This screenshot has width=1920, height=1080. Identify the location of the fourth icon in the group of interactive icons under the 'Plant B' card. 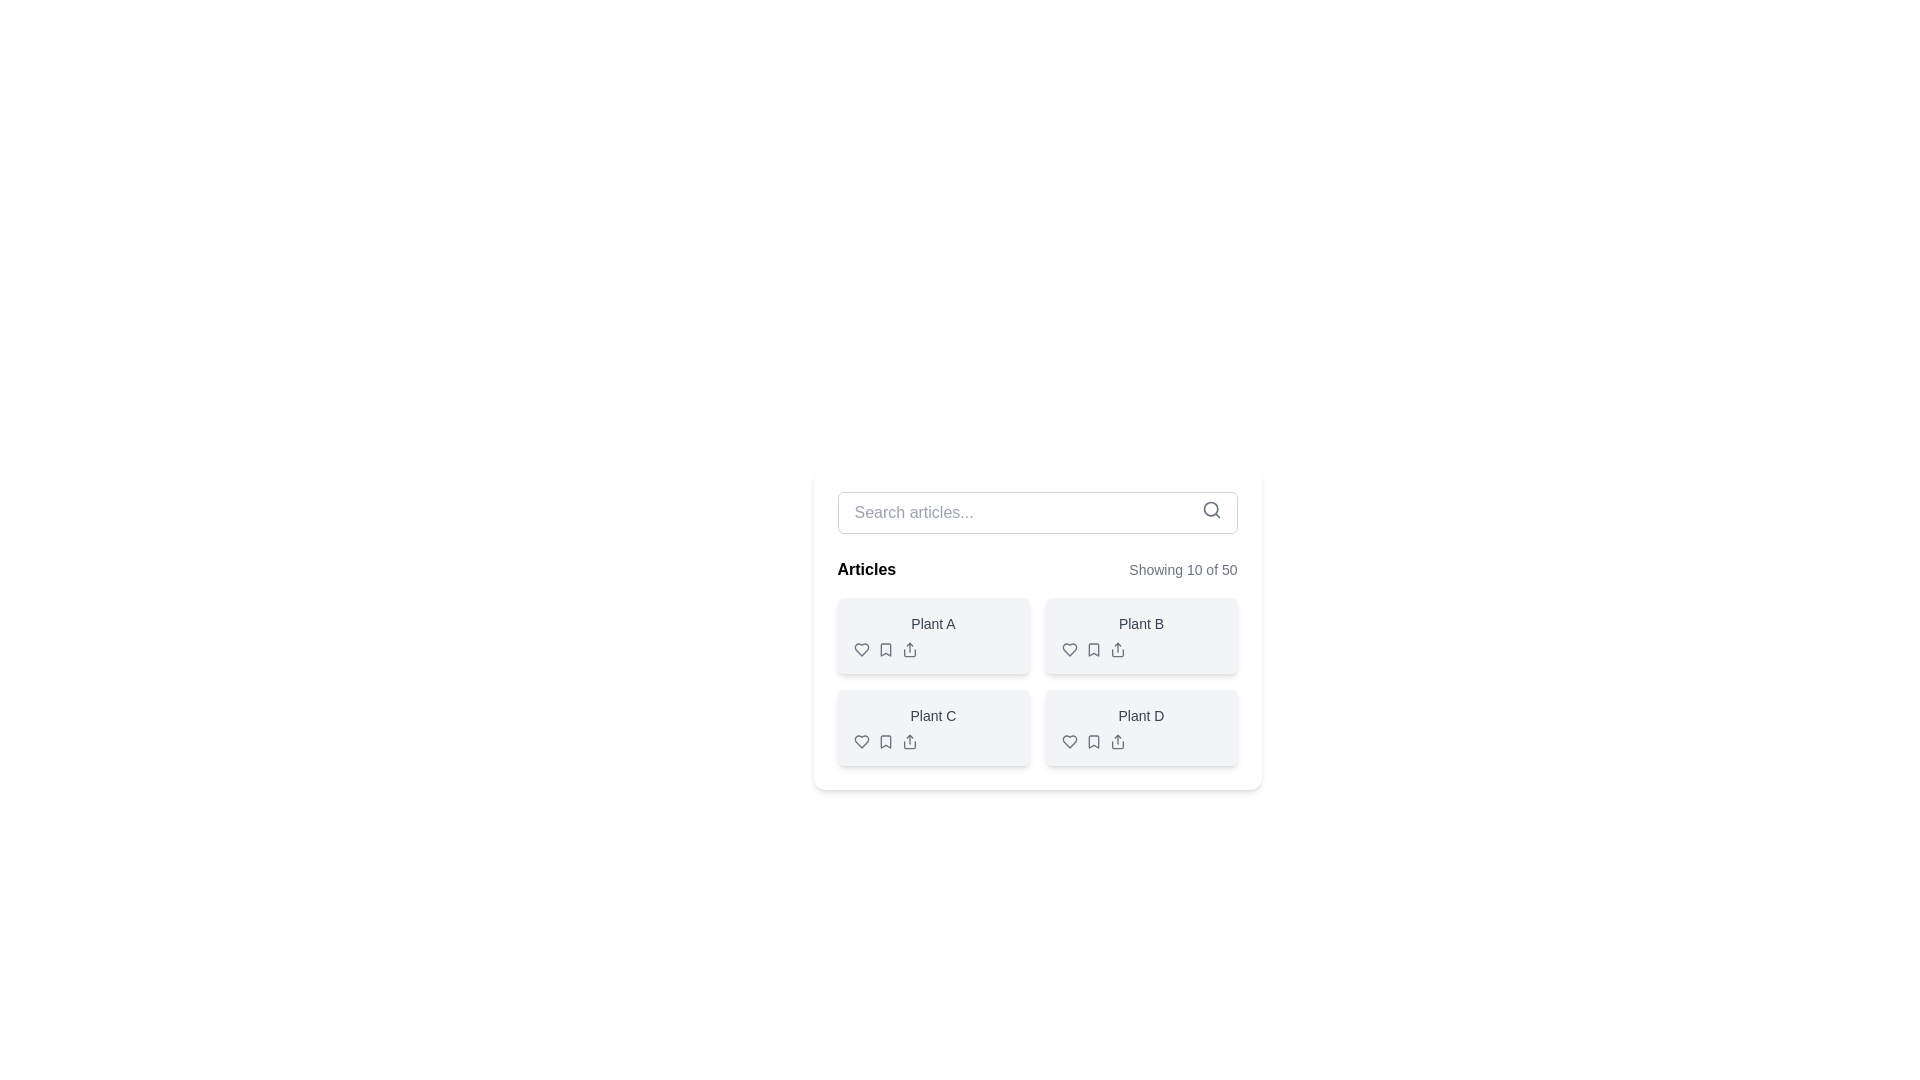
(1116, 650).